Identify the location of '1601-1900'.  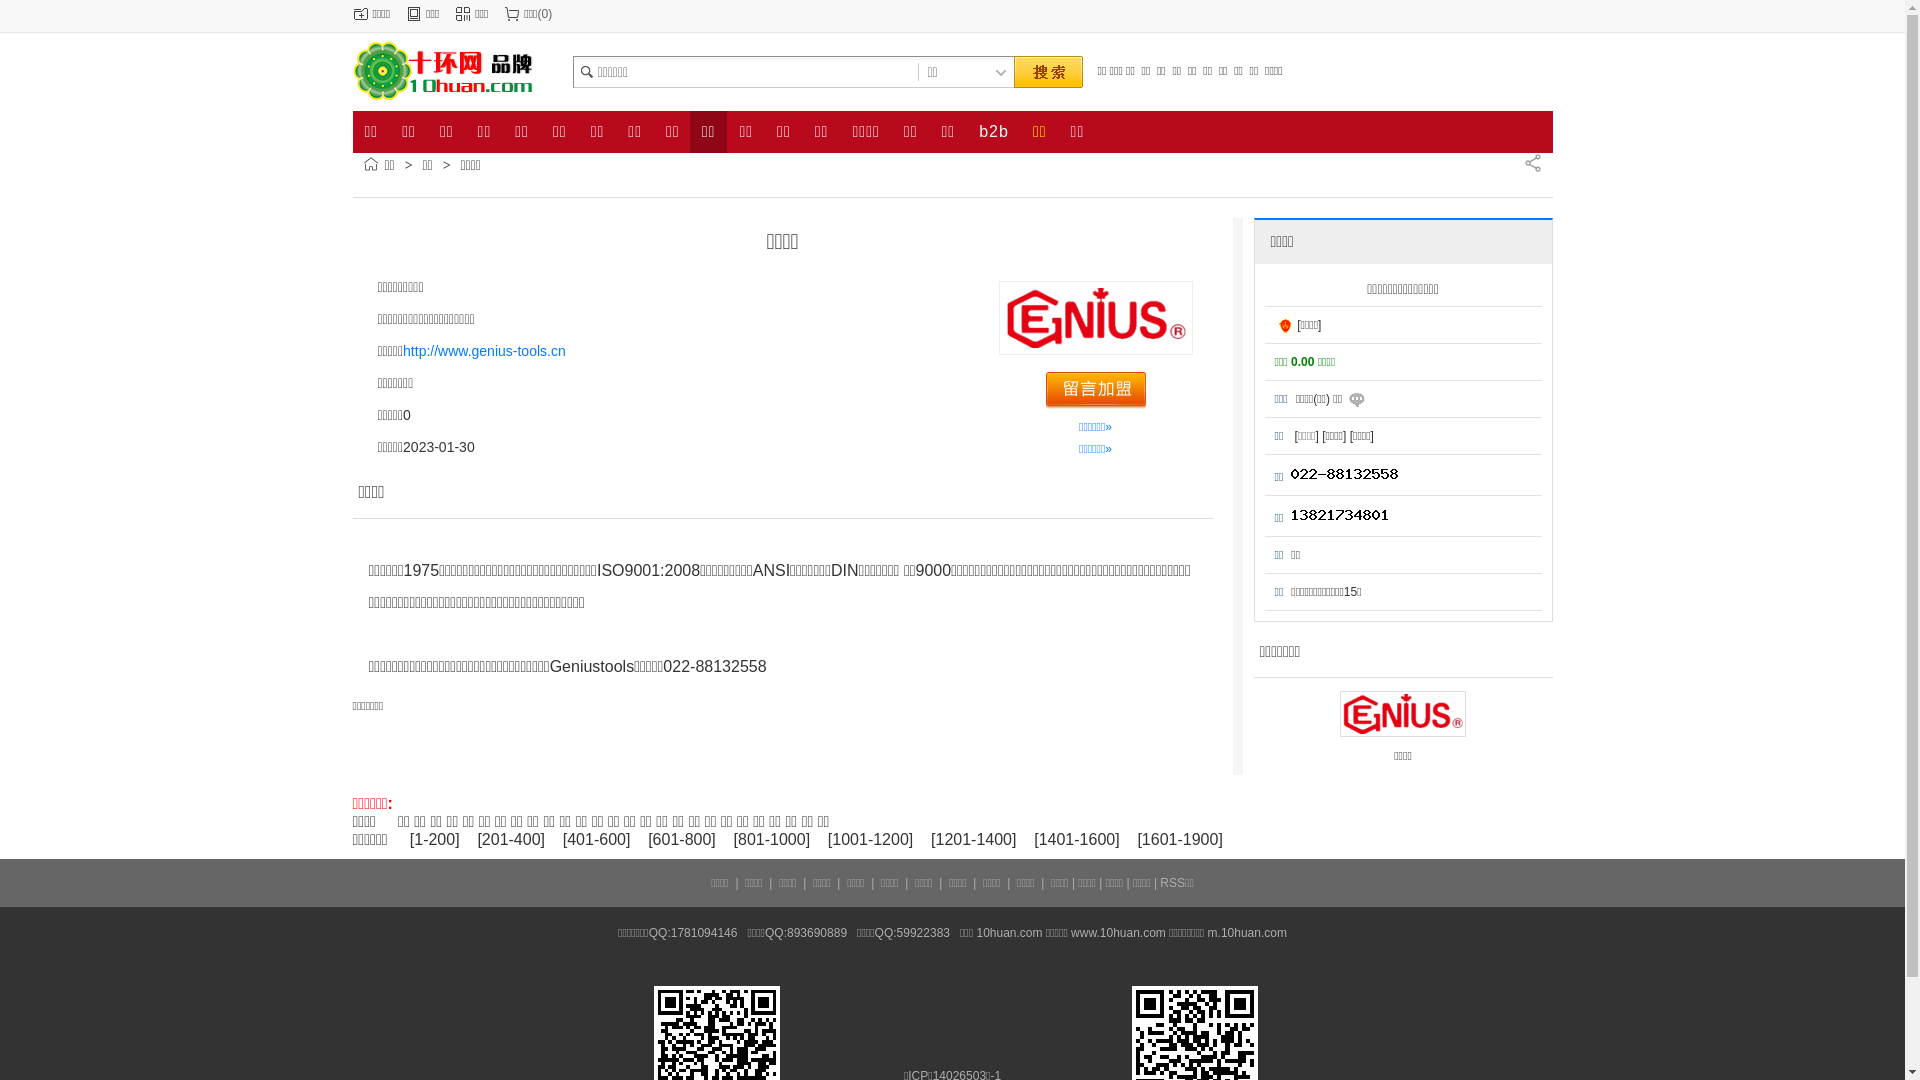
(1180, 839).